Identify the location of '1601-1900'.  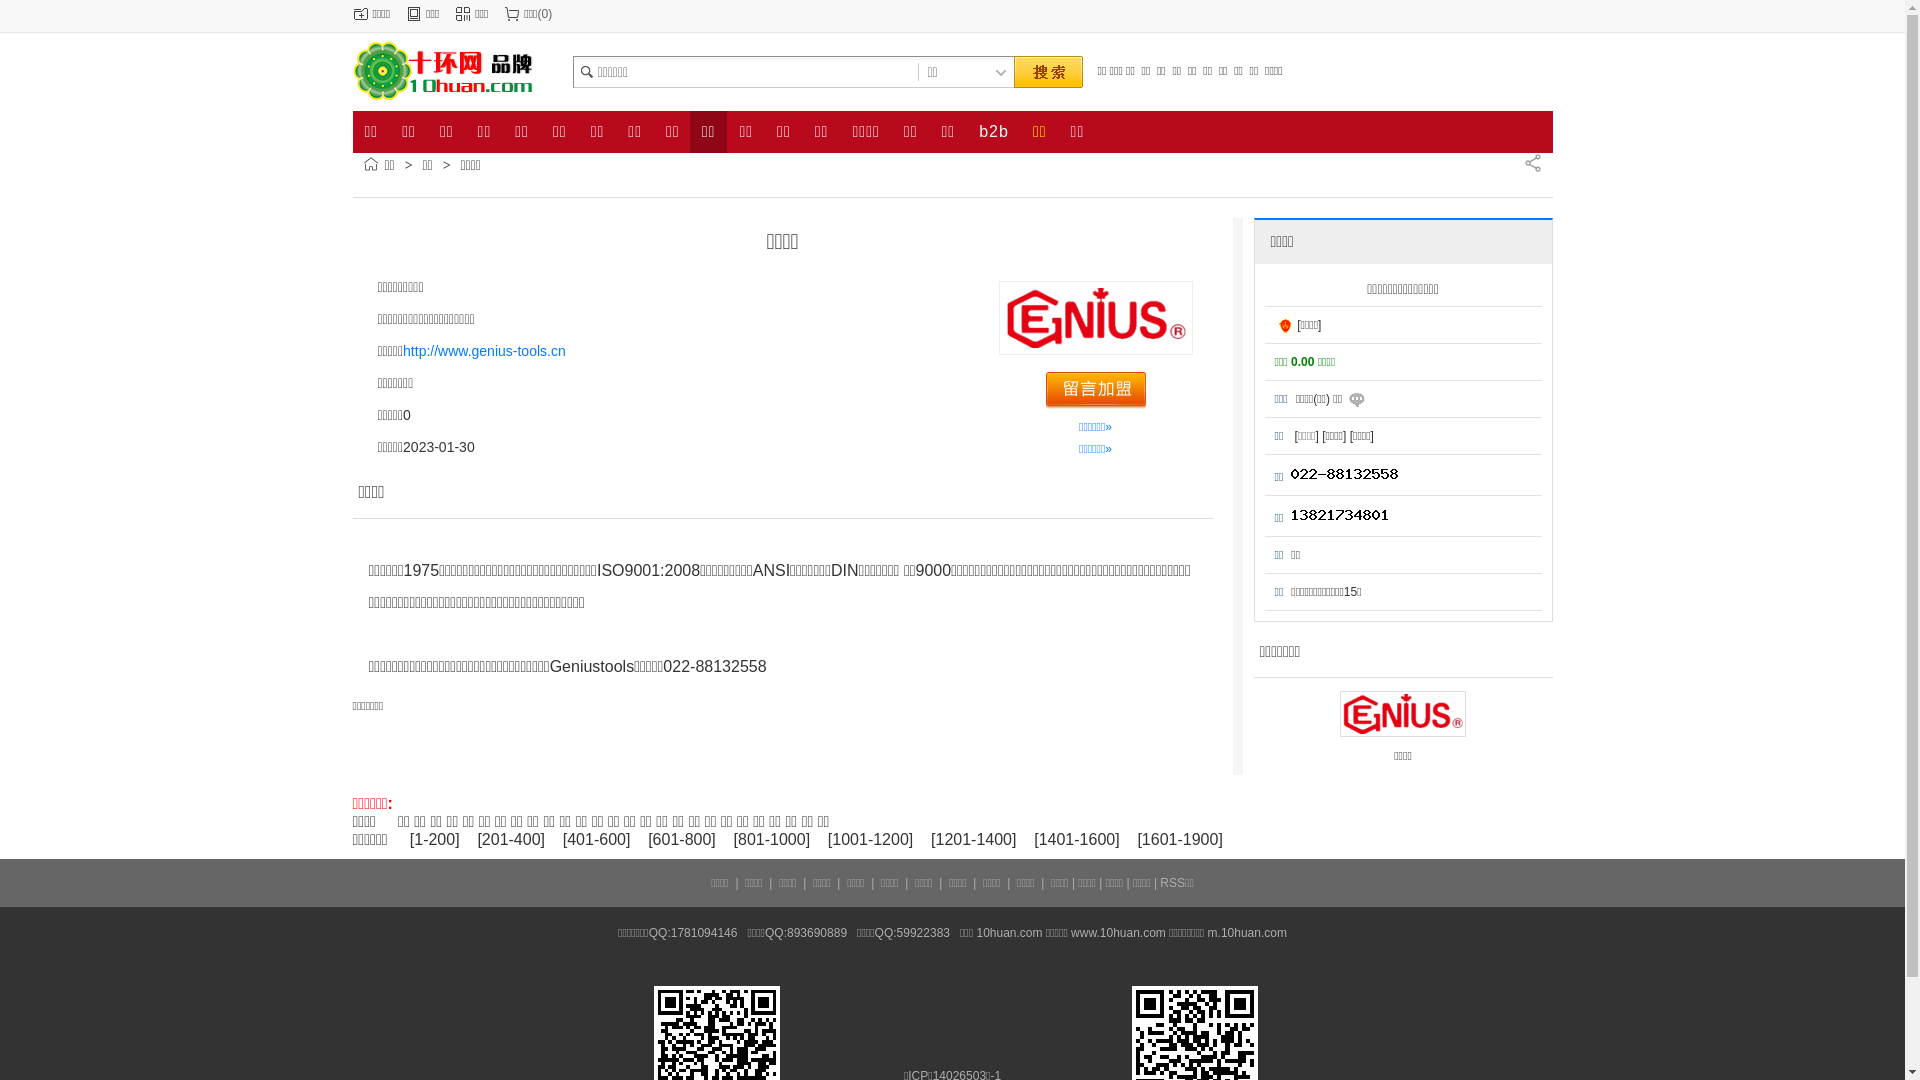
(1180, 839).